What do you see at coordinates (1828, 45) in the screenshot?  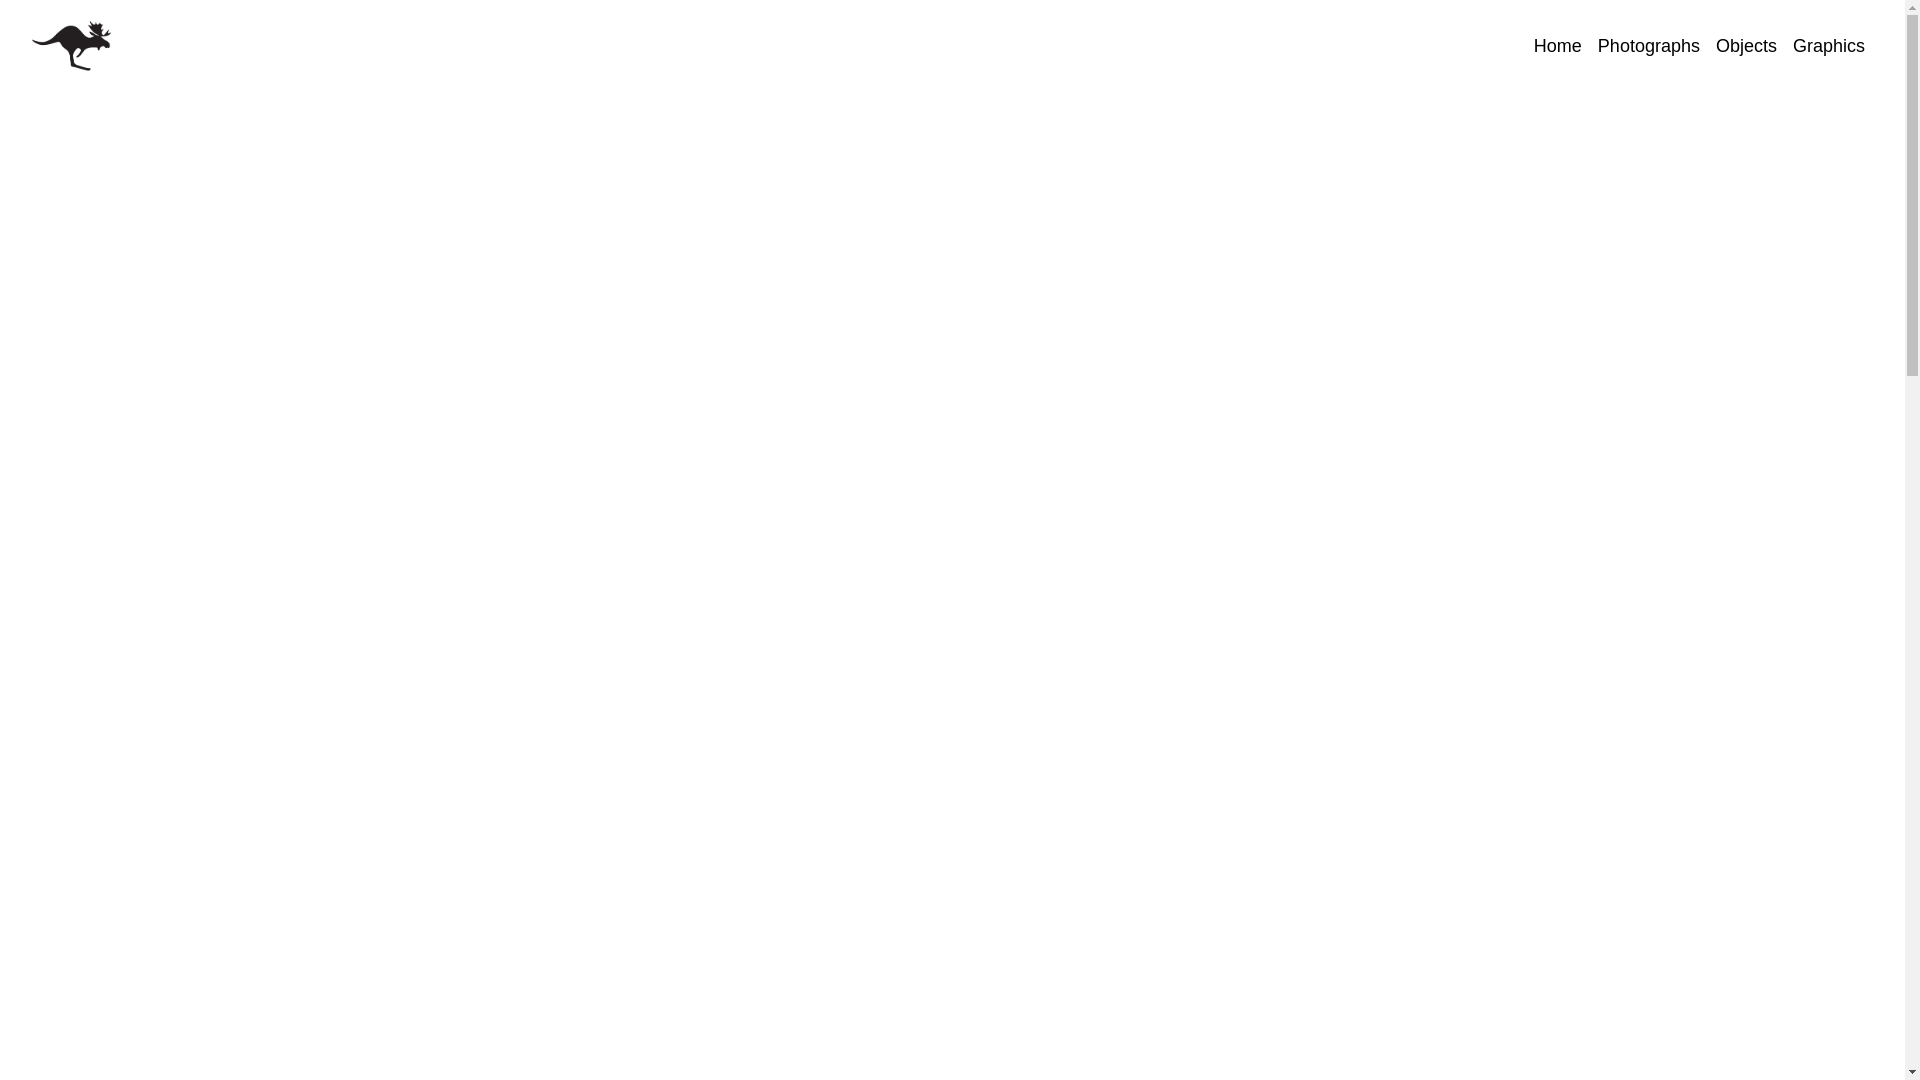 I see `'Graphics'` at bounding box center [1828, 45].